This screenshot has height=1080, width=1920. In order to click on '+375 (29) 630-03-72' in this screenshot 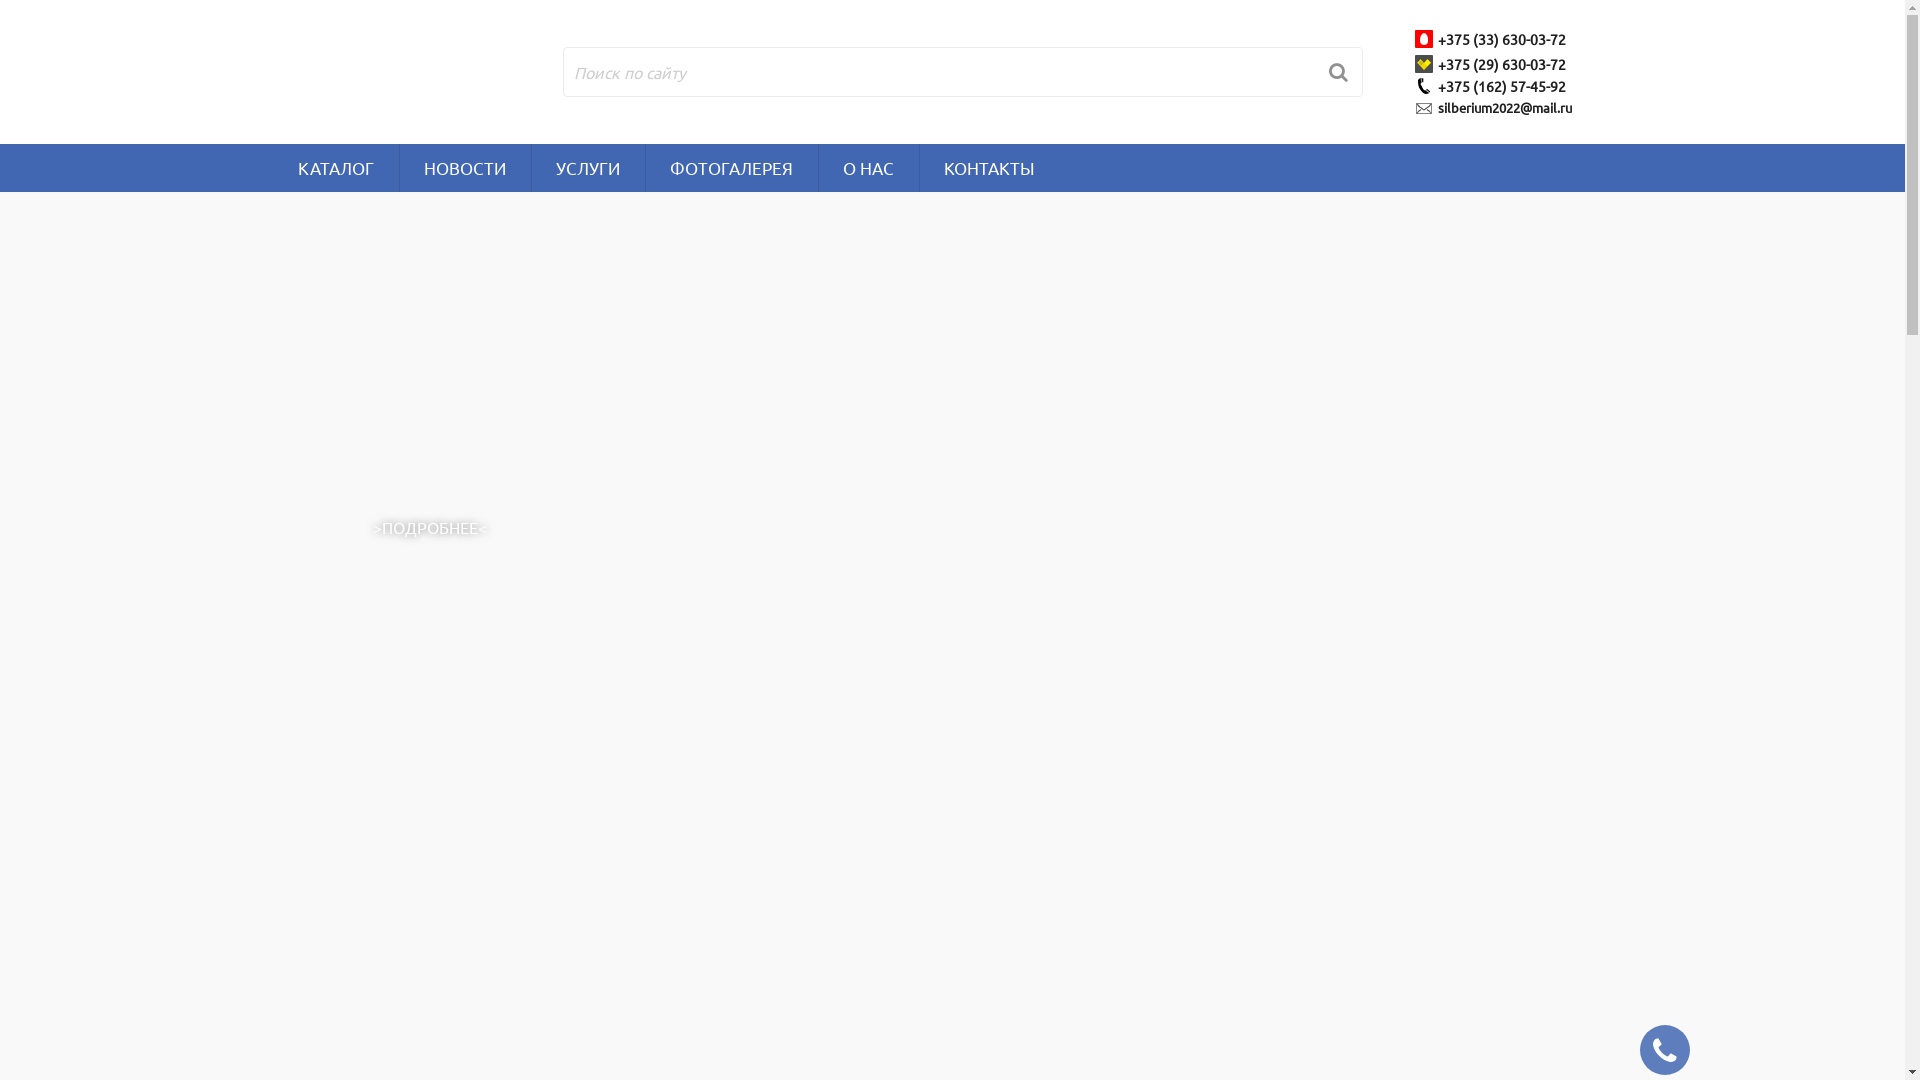, I will do `click(1437, 63)`.